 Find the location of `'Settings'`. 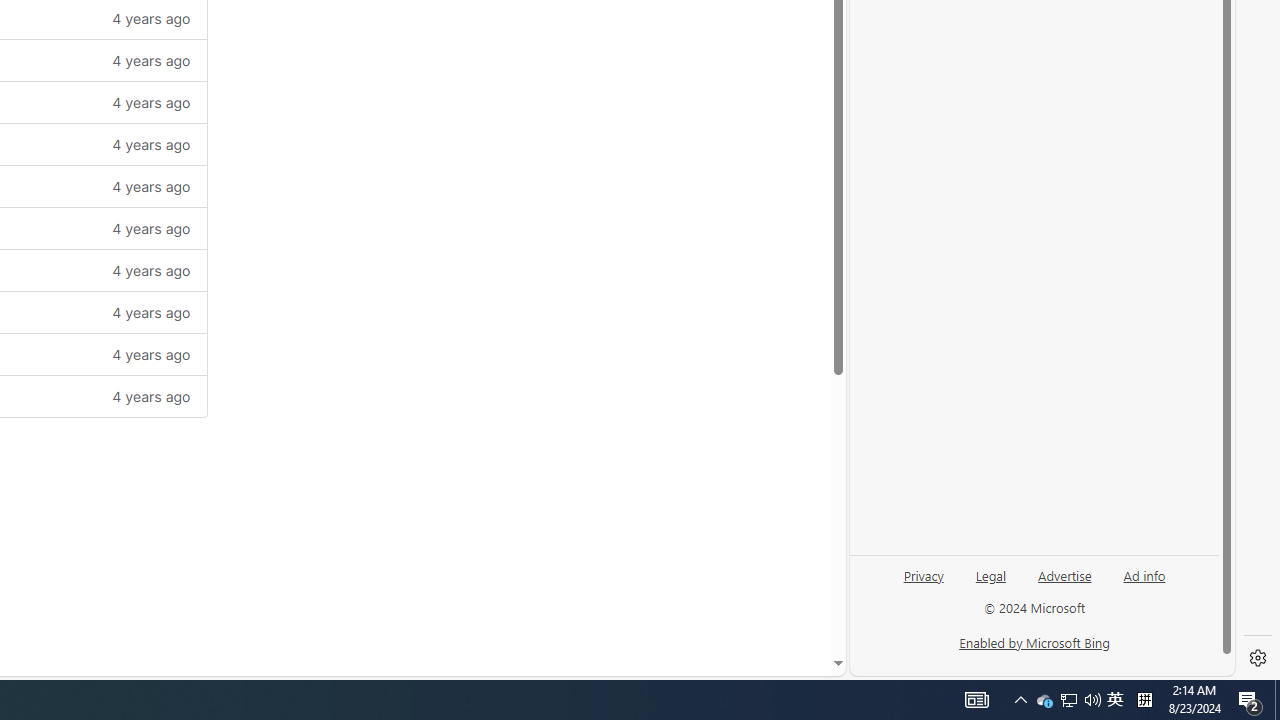

'Settings' is located at coordinates (1257, 658).